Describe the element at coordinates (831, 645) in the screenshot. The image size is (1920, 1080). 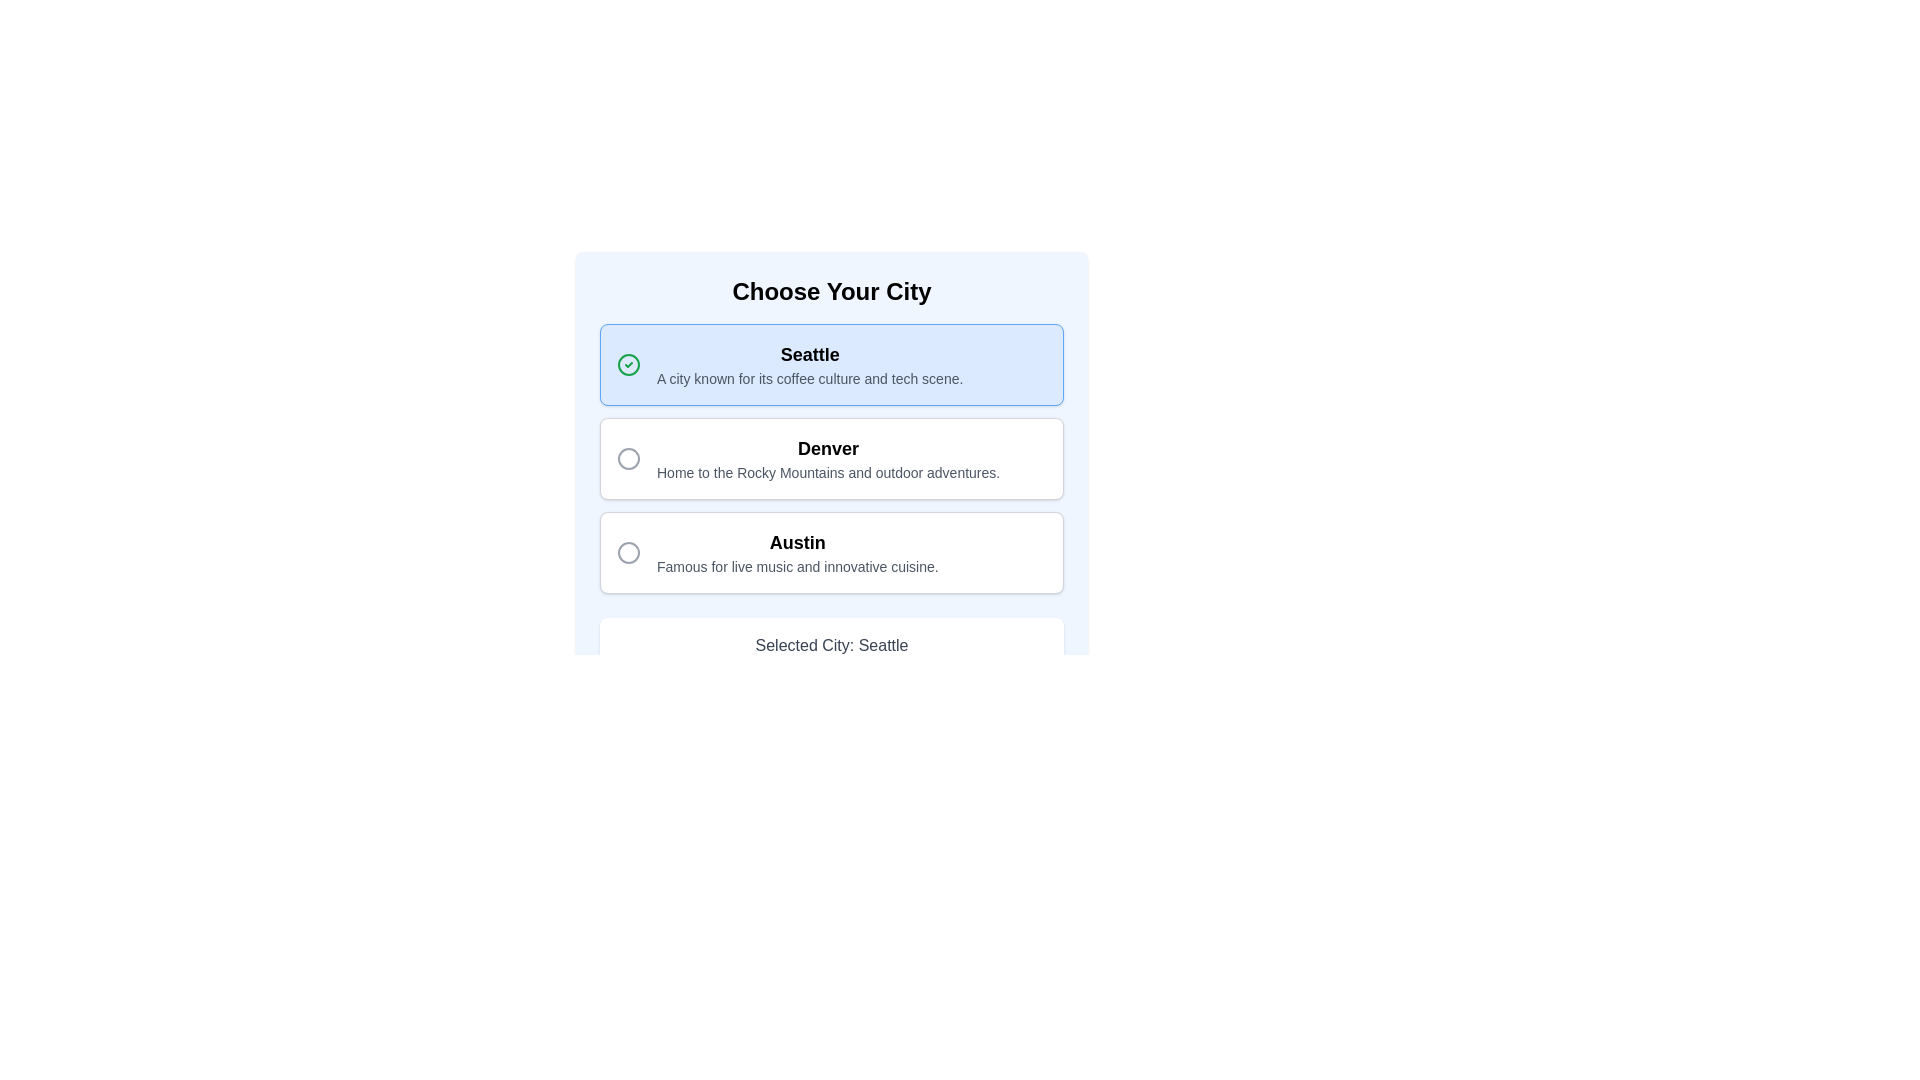
I see `the static text label displaying the selected city 'Seattle', which is centered at the bottom of a white card` at that location.